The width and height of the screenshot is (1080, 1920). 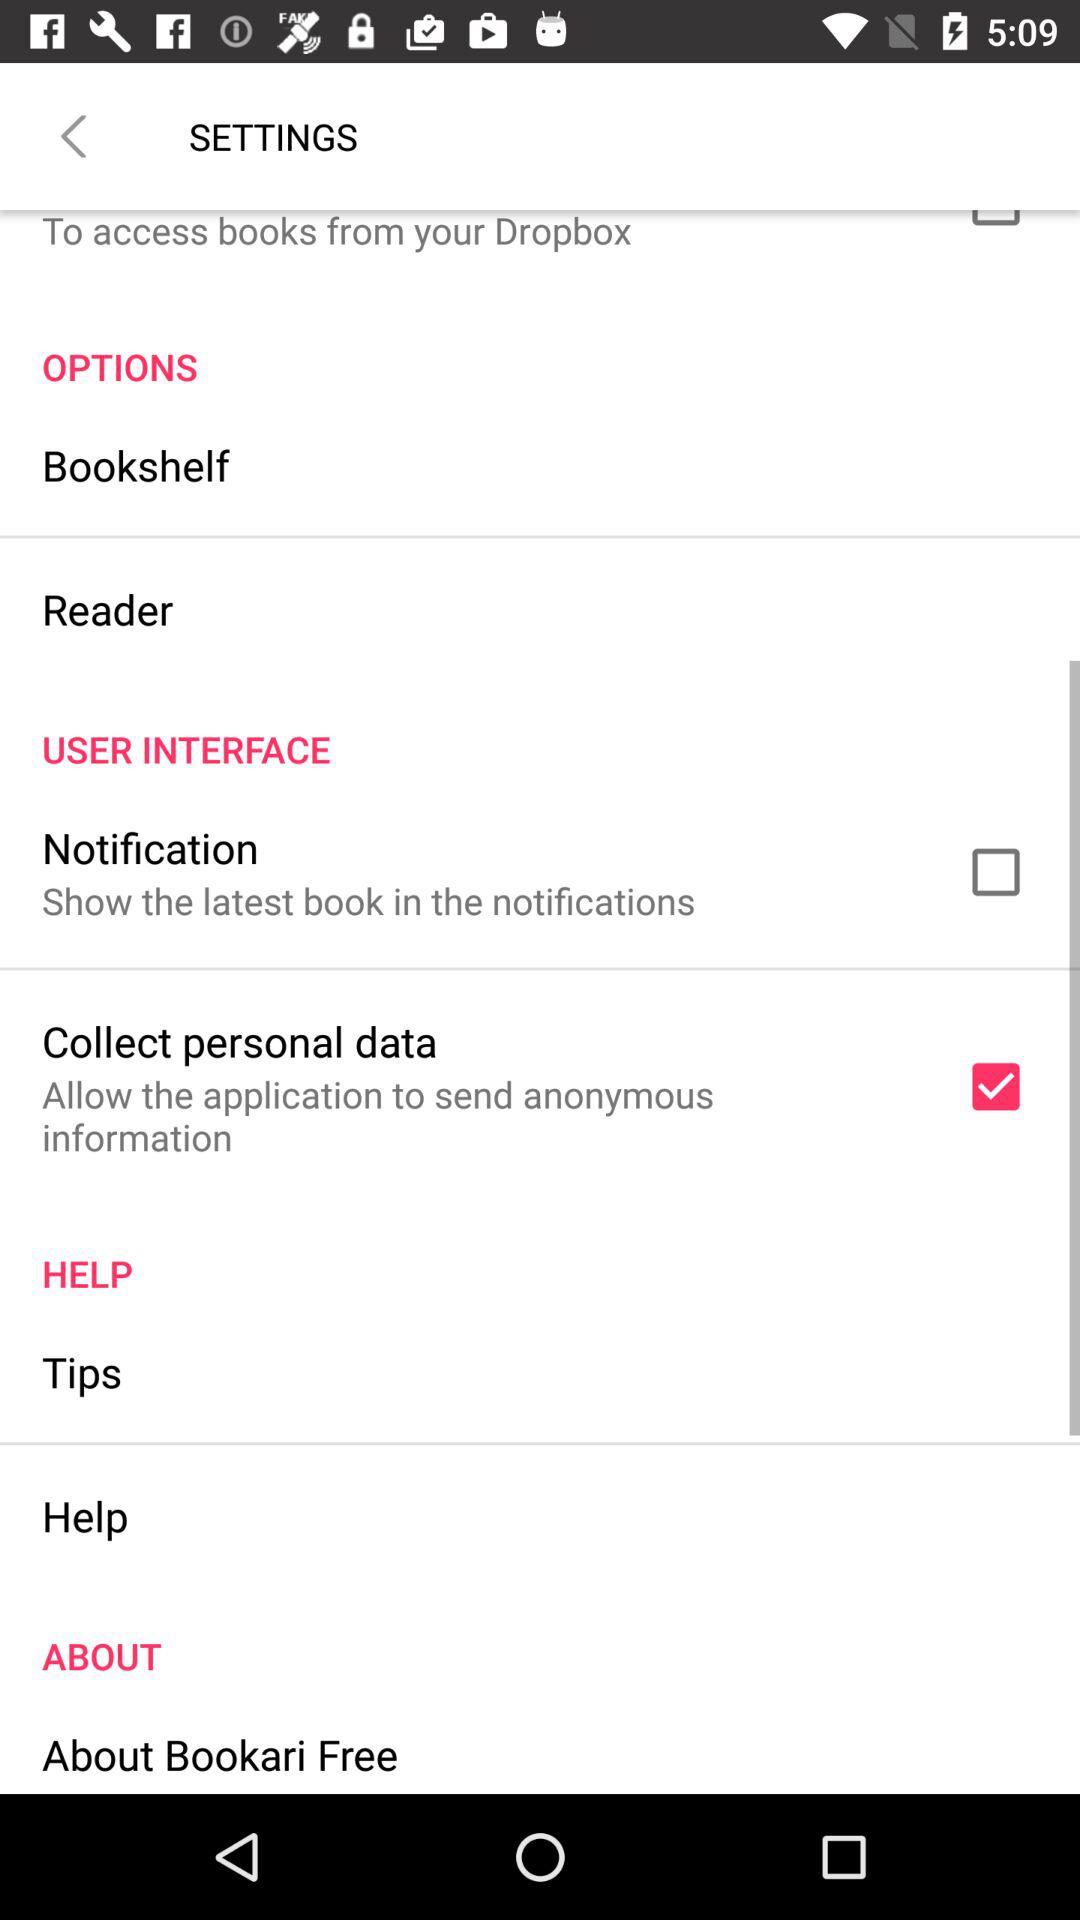 I want to click on the allow the application item, so click(x=477, y=1114).